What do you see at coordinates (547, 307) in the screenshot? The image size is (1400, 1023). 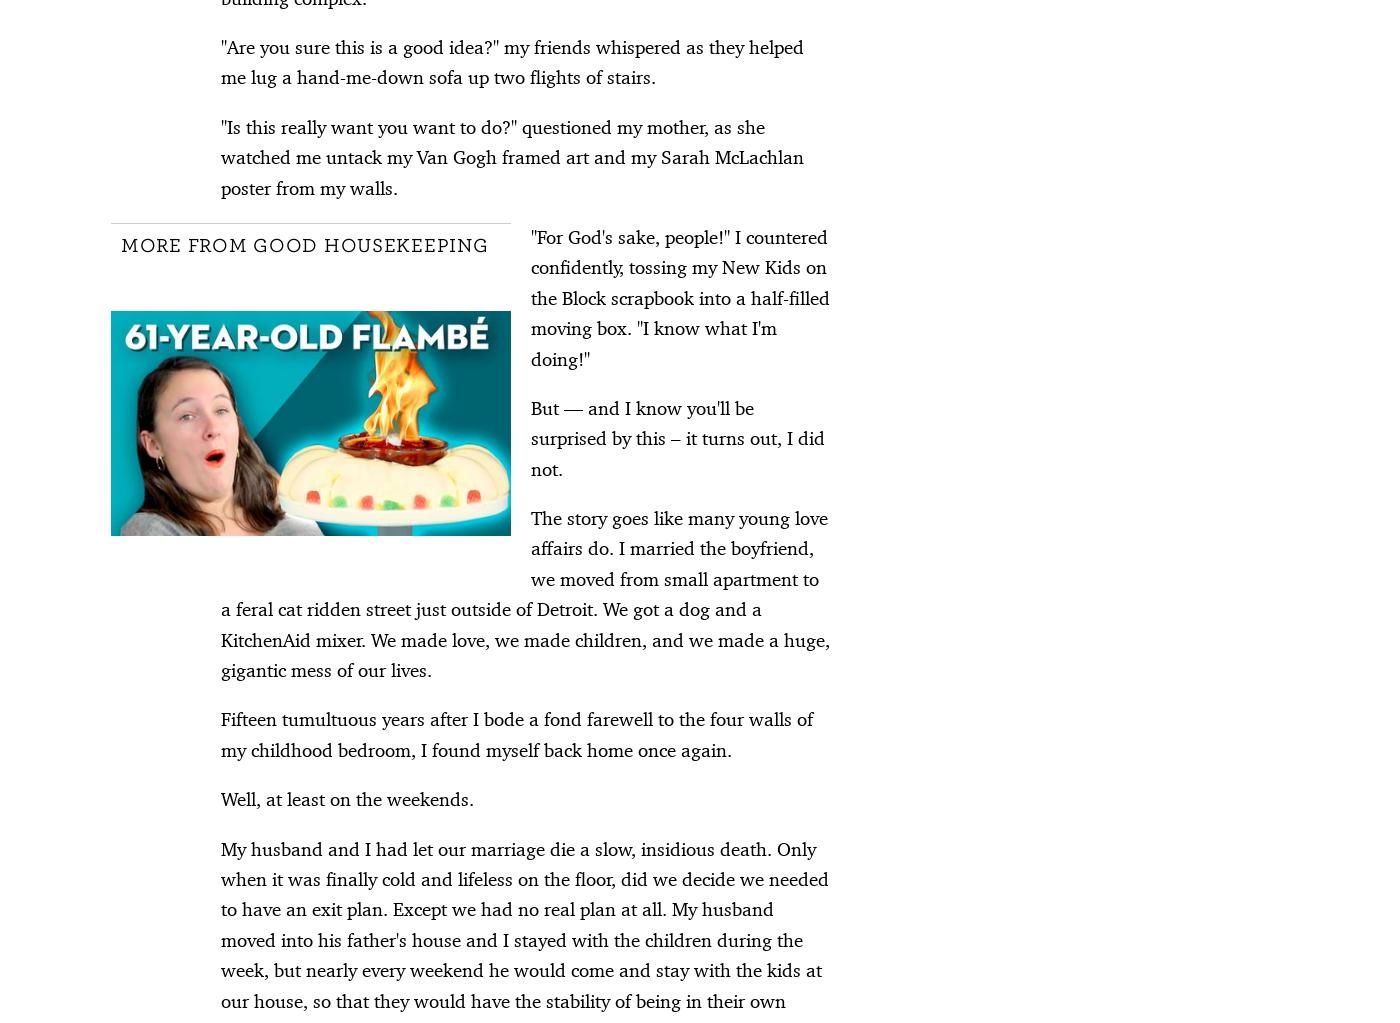 I see `'7 Fun and Romantic Date Night Boxes for Couples'` at bounding box center [547, 307].